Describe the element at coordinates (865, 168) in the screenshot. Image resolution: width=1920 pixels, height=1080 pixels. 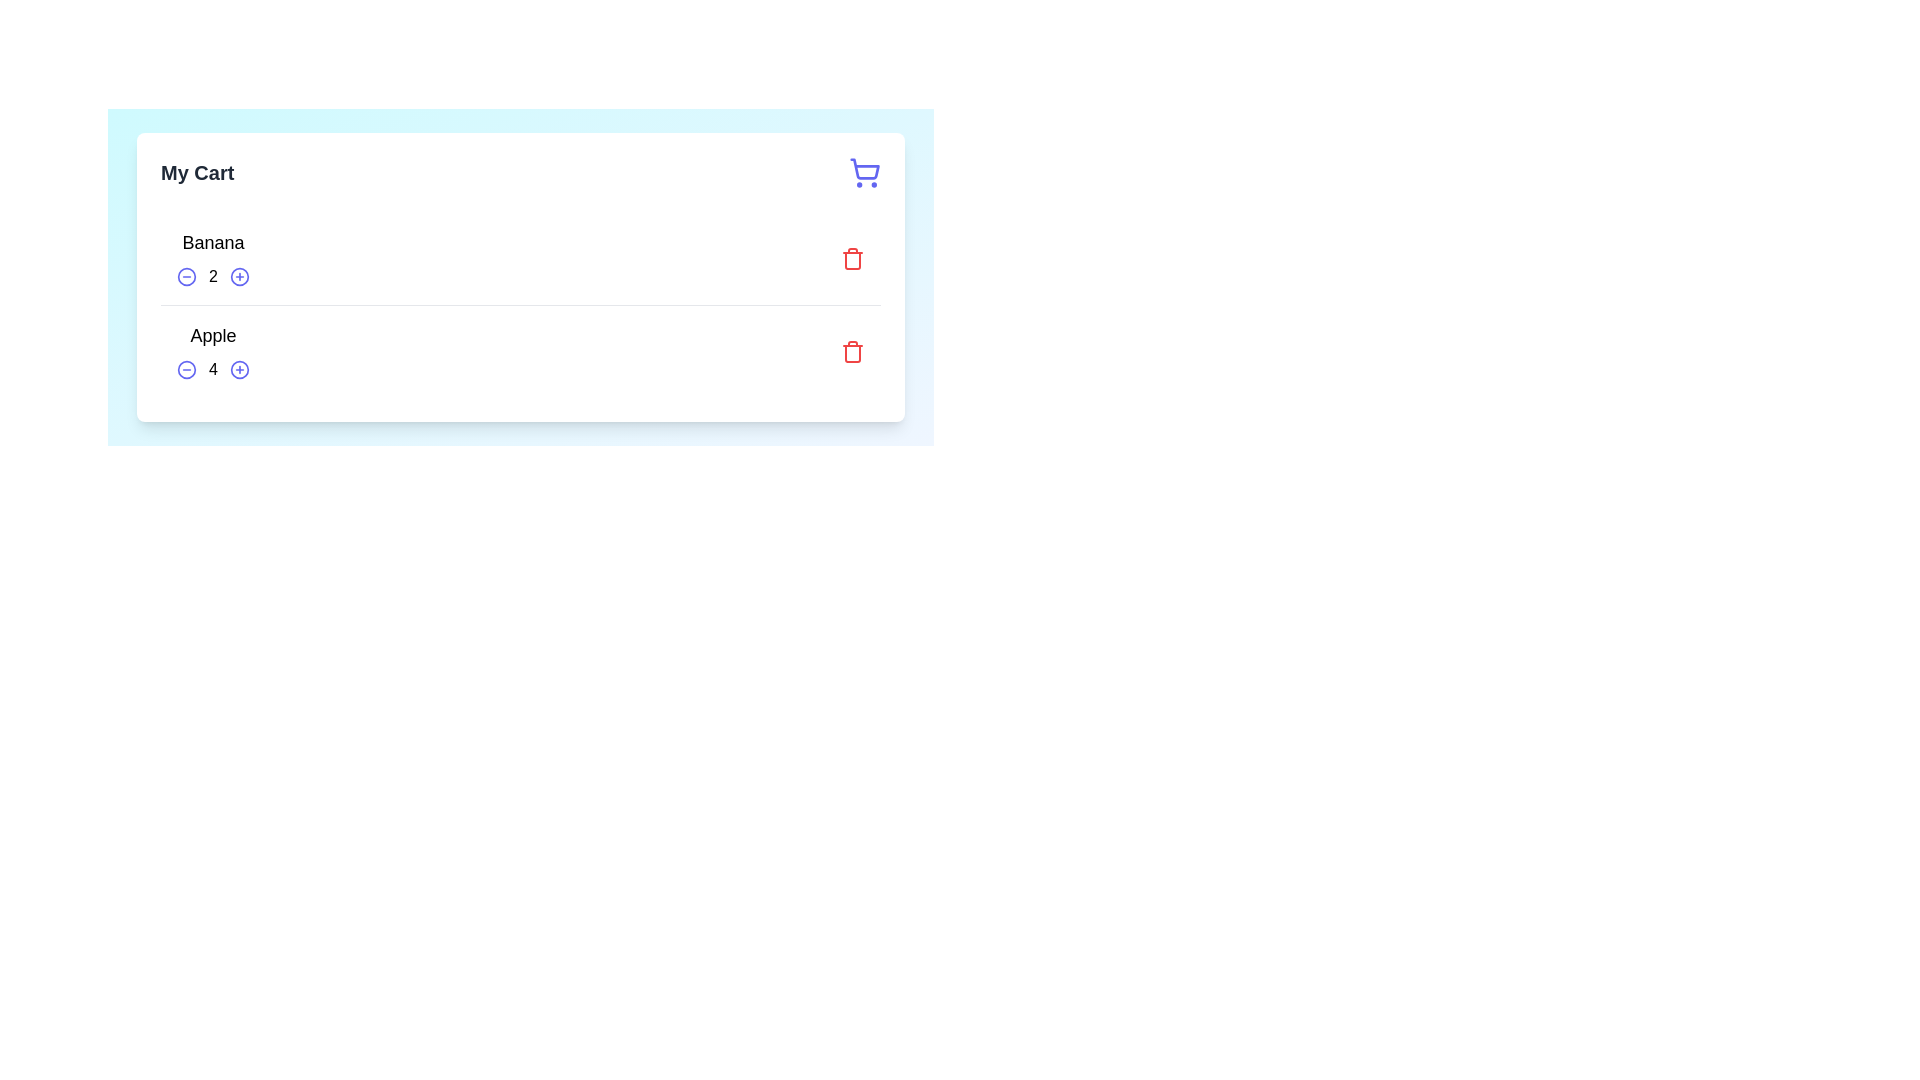
I see `the shopping cart icon located in the top-right corner of the interface, which is part of an SVG icon that indicates access to cart-related features` at that location.